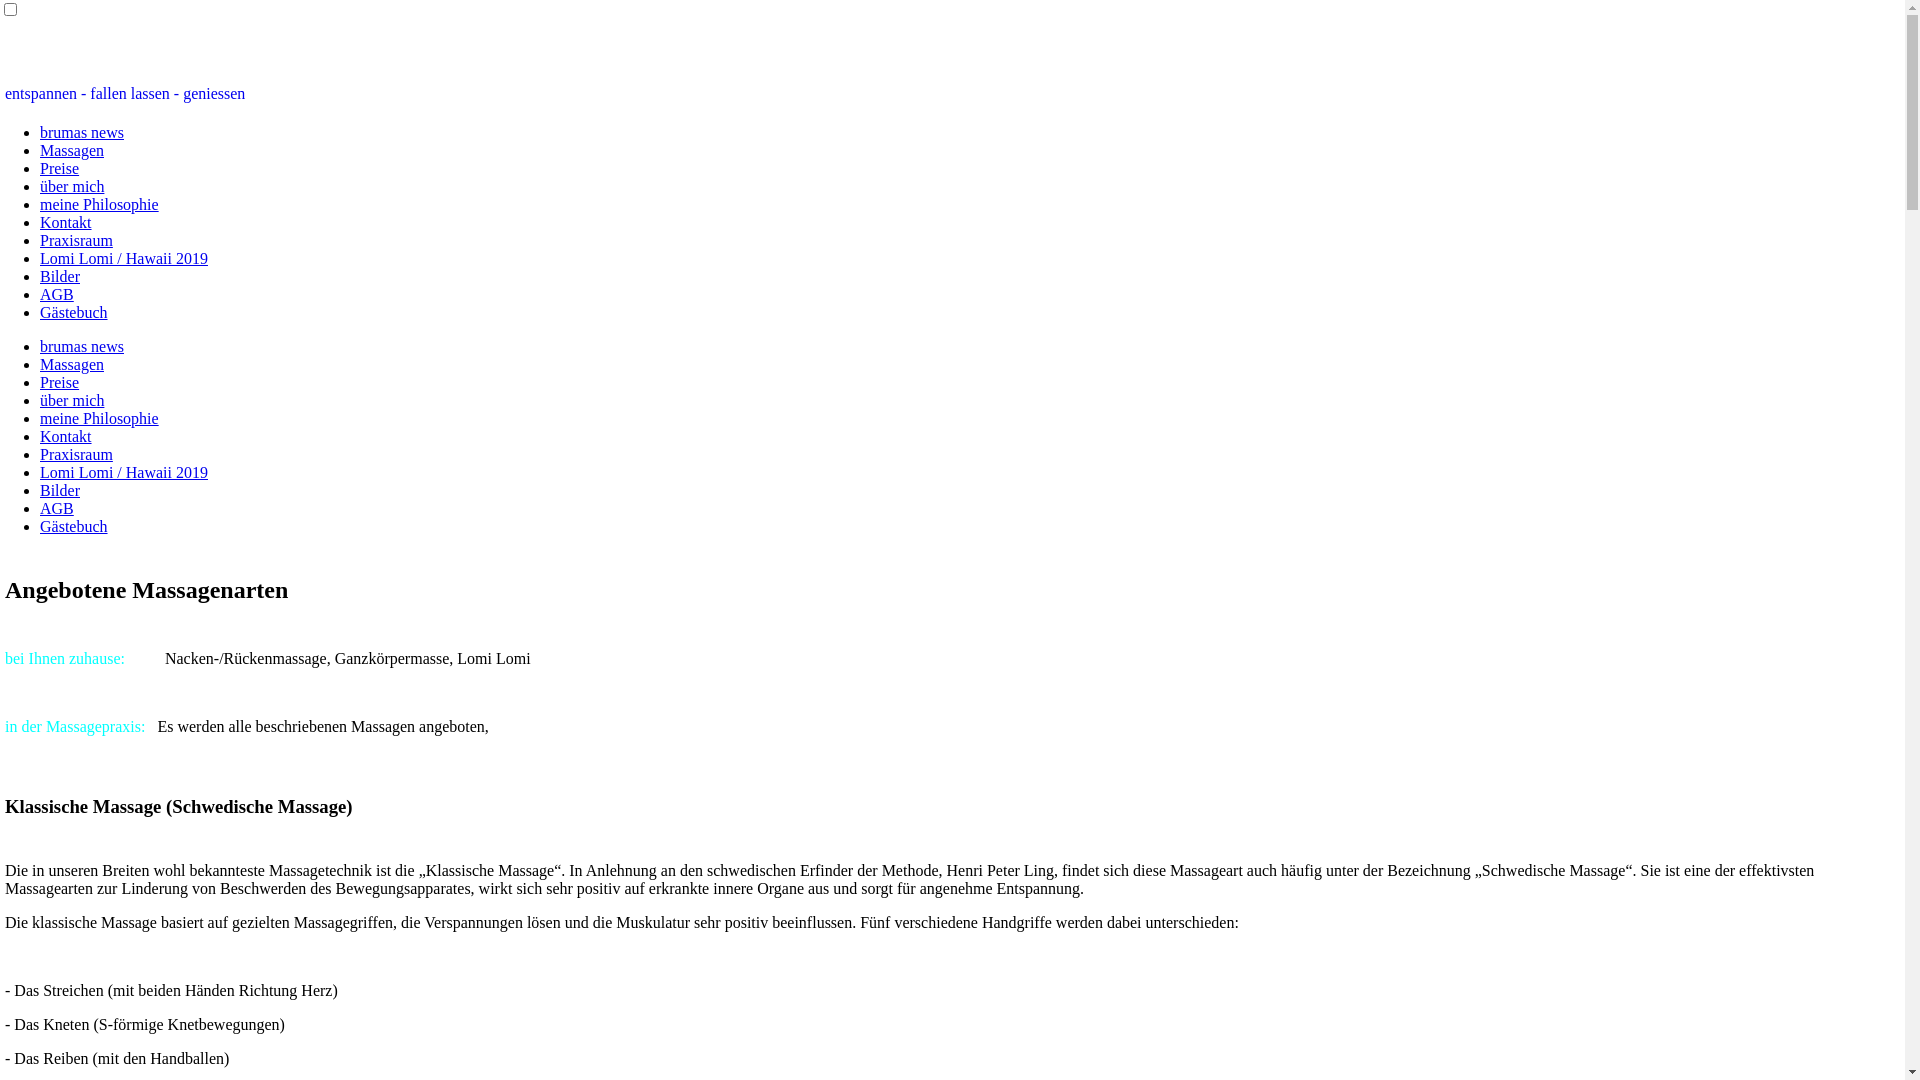 Image resolution: width=1920 pixels, height=1080 pixels. I want to click on 'Preise', so click(59, 382).